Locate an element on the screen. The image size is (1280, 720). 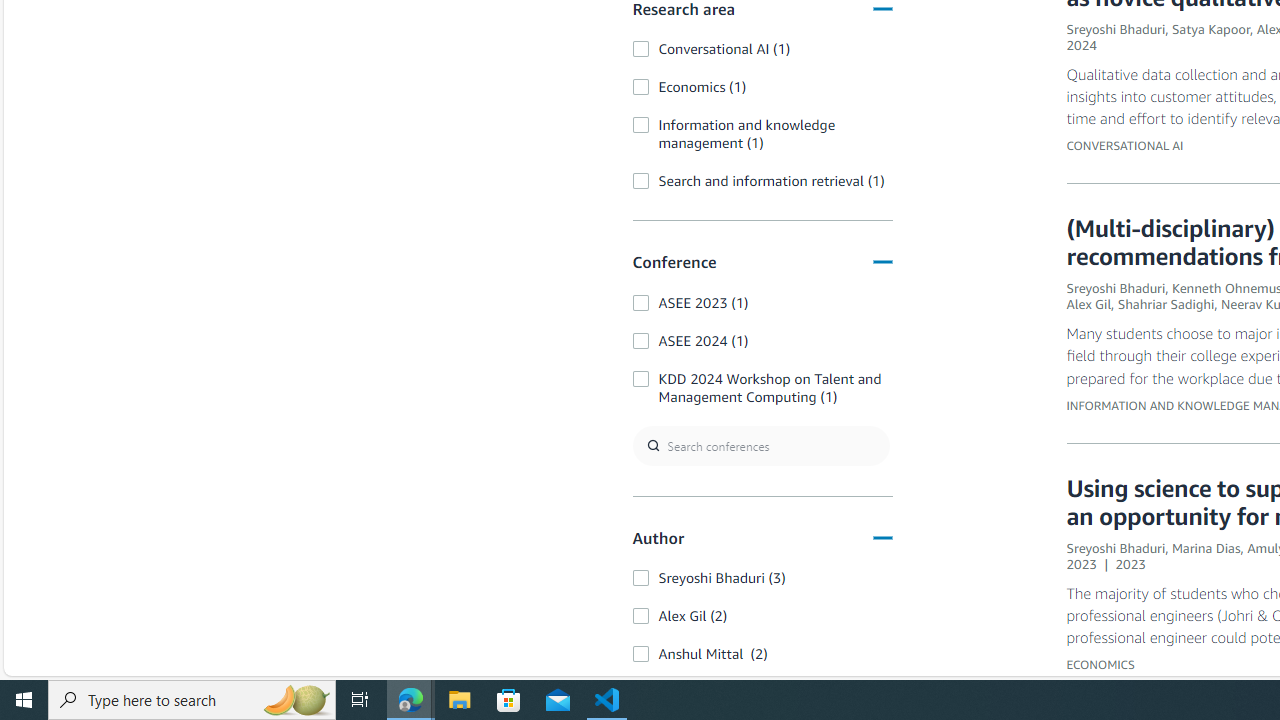
'CONVERSATIONAL AI' is located at coordinates (1125, 145).